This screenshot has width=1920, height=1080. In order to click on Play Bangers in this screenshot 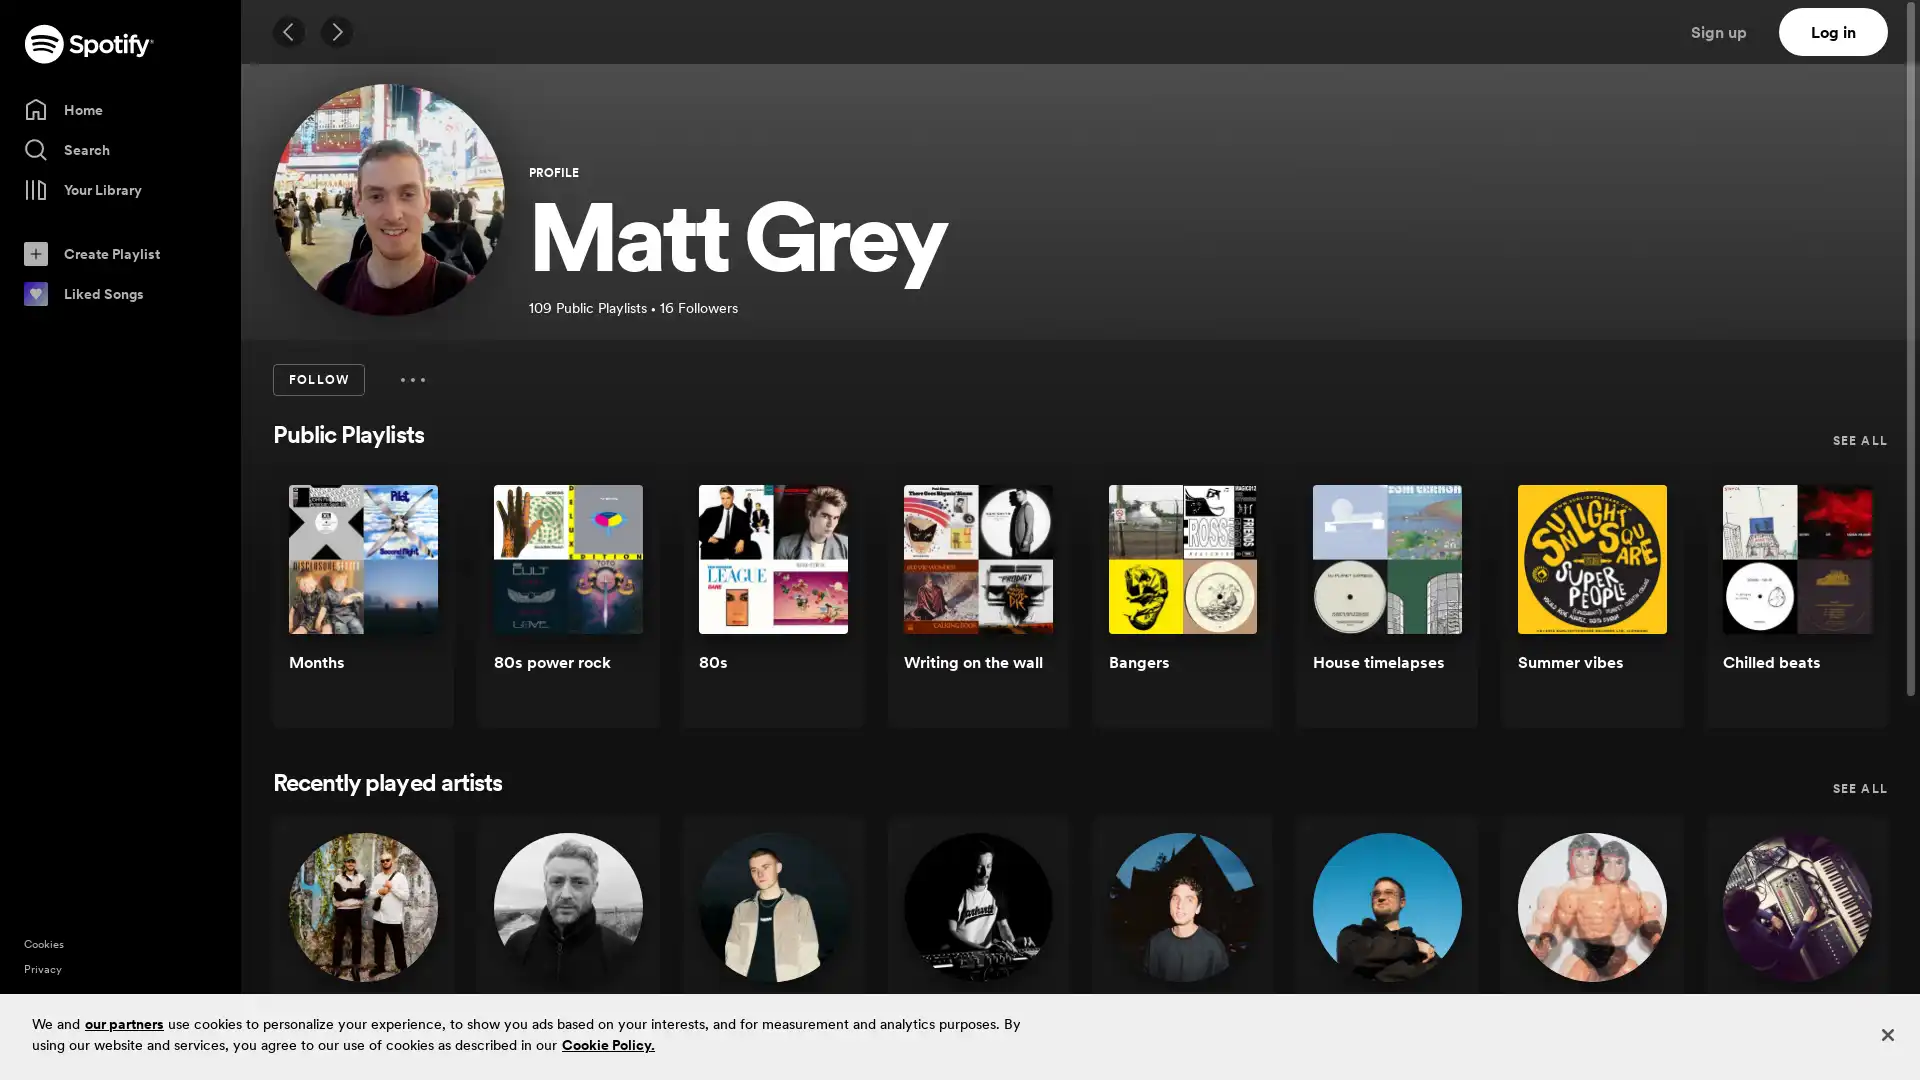, I will do `click(1223, 608)`.